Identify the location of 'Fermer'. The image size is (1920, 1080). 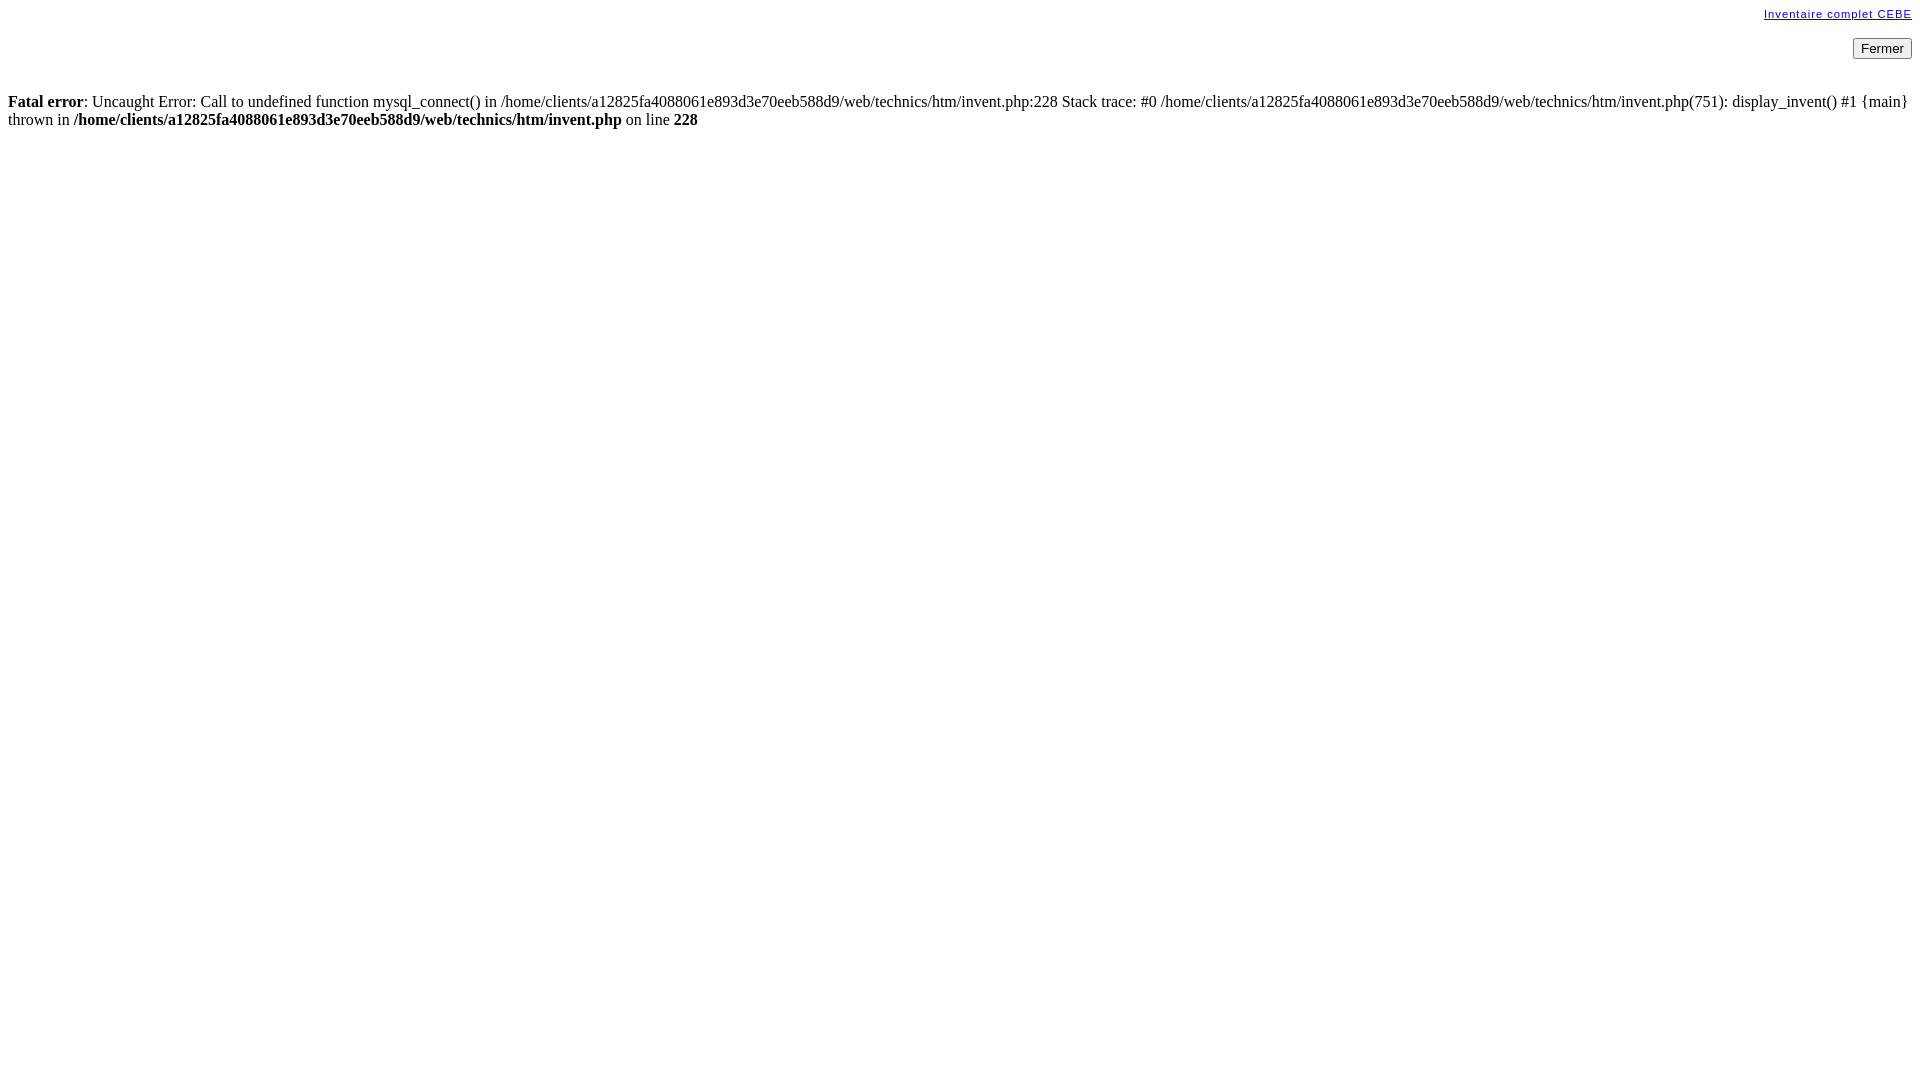
(1881, 47).